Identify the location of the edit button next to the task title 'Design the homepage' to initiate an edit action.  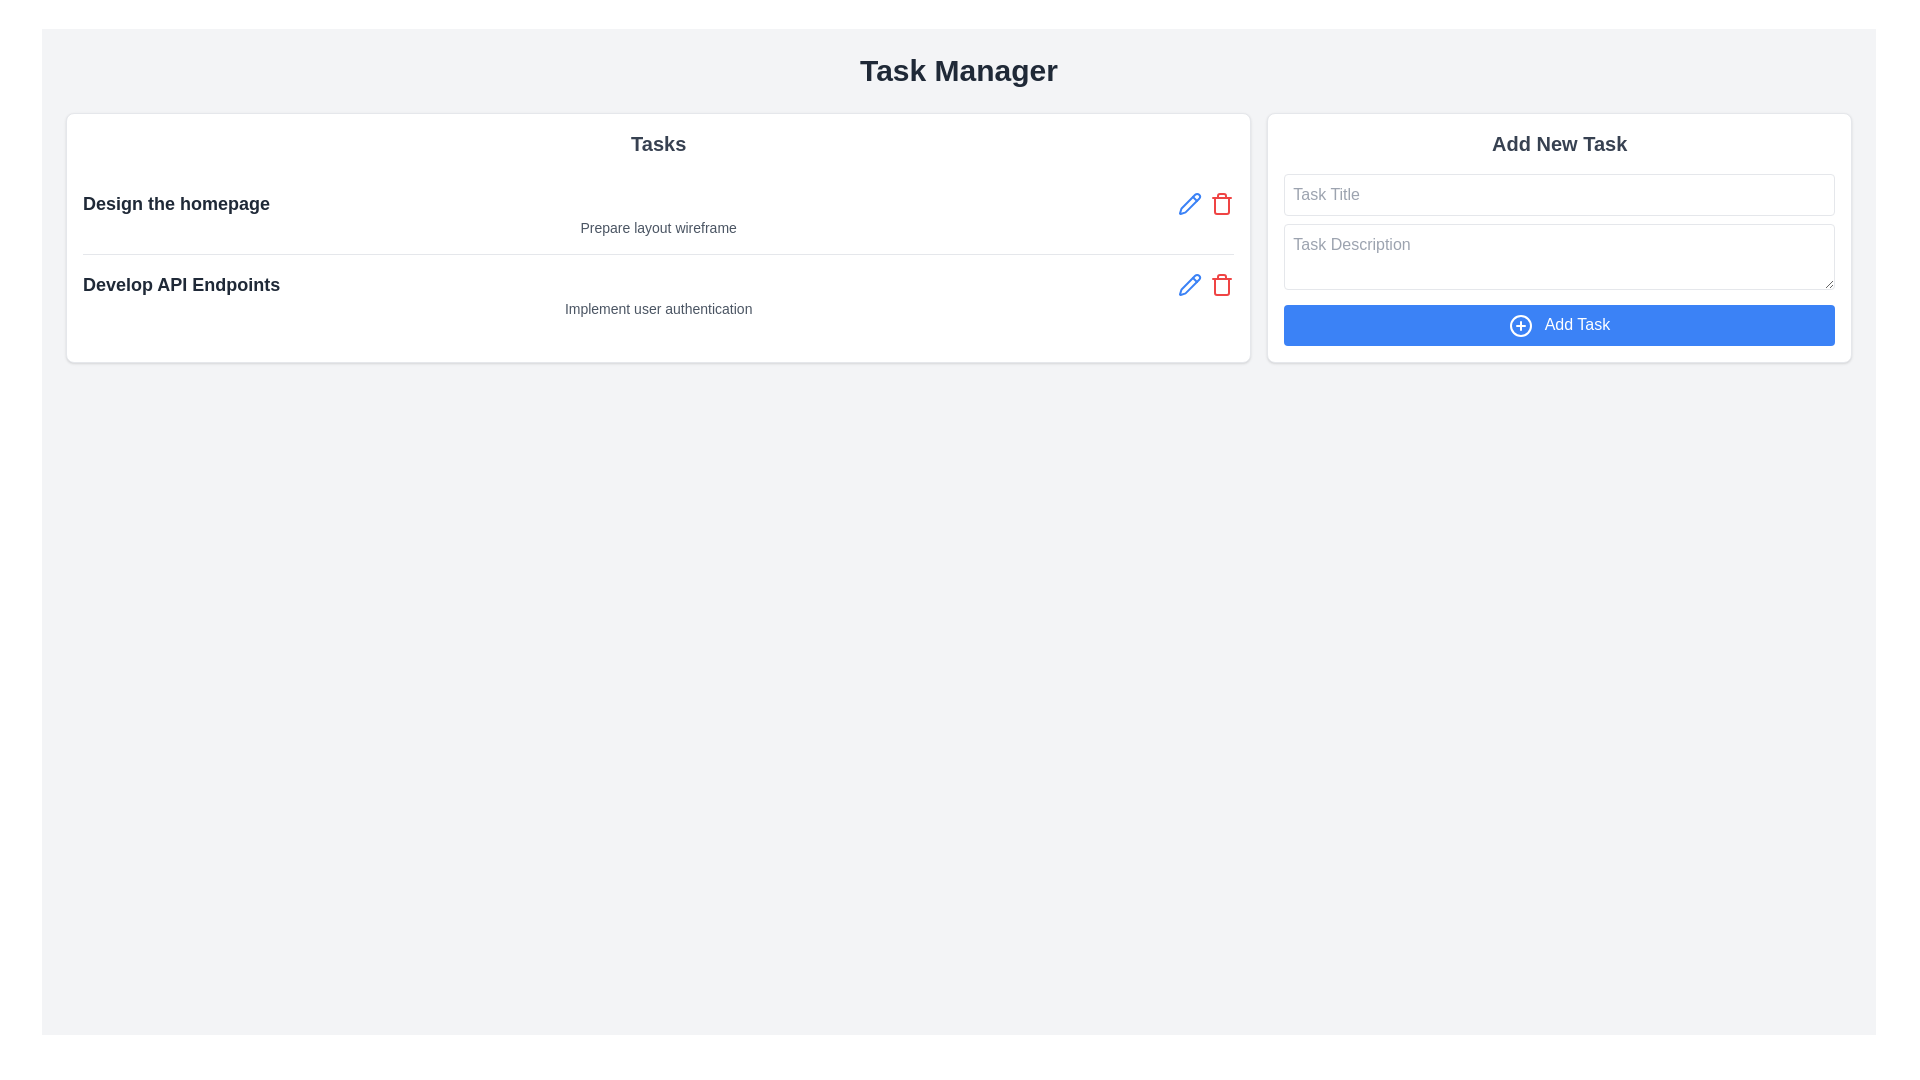
(1190, 204).